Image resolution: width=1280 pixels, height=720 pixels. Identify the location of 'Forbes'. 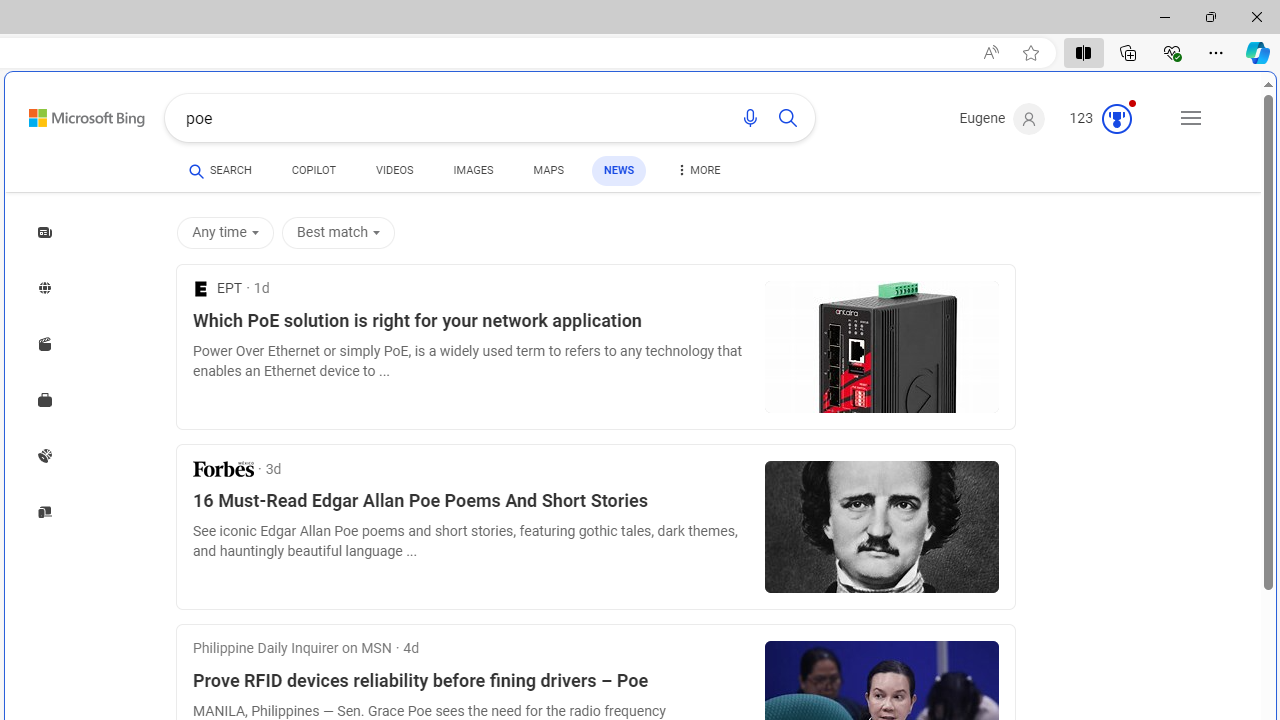
(223, 468).